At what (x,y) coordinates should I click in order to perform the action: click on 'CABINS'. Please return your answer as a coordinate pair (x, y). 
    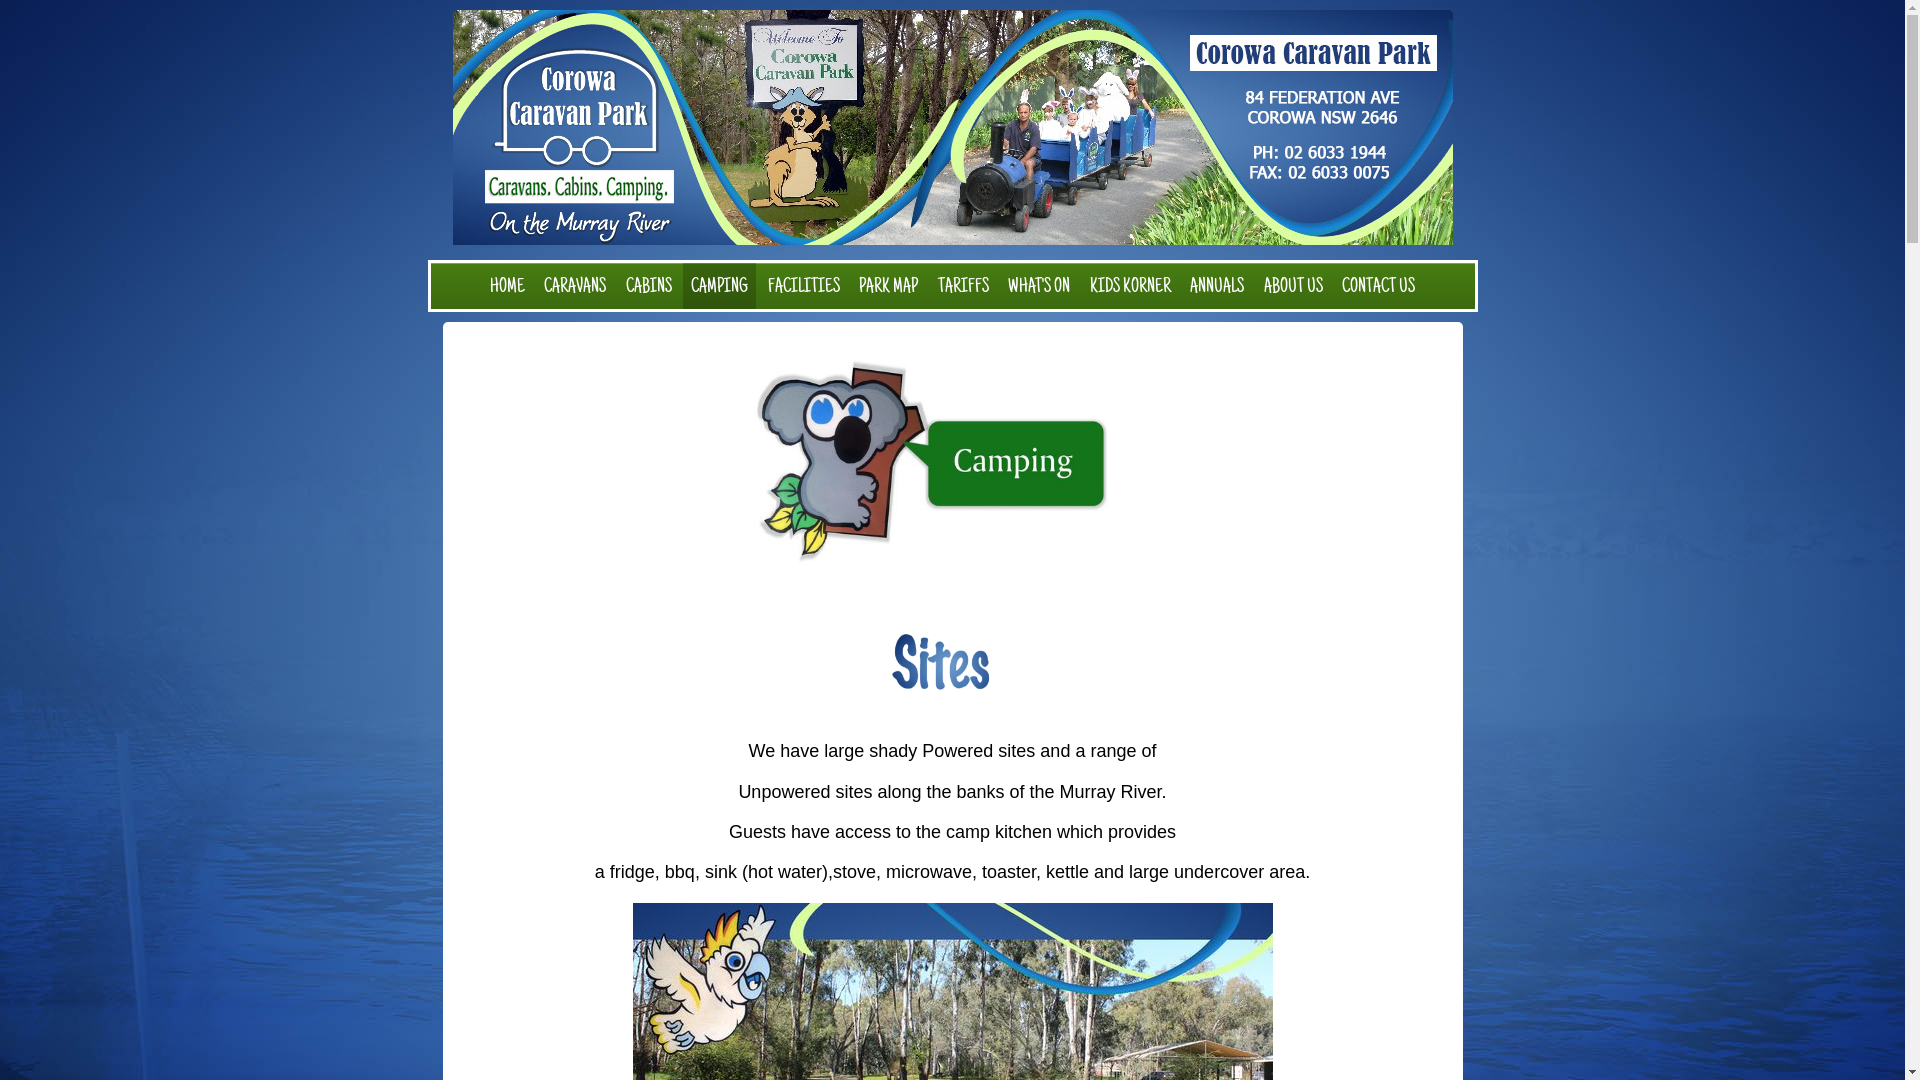
    Looking at the image, I should click on (648, 286).